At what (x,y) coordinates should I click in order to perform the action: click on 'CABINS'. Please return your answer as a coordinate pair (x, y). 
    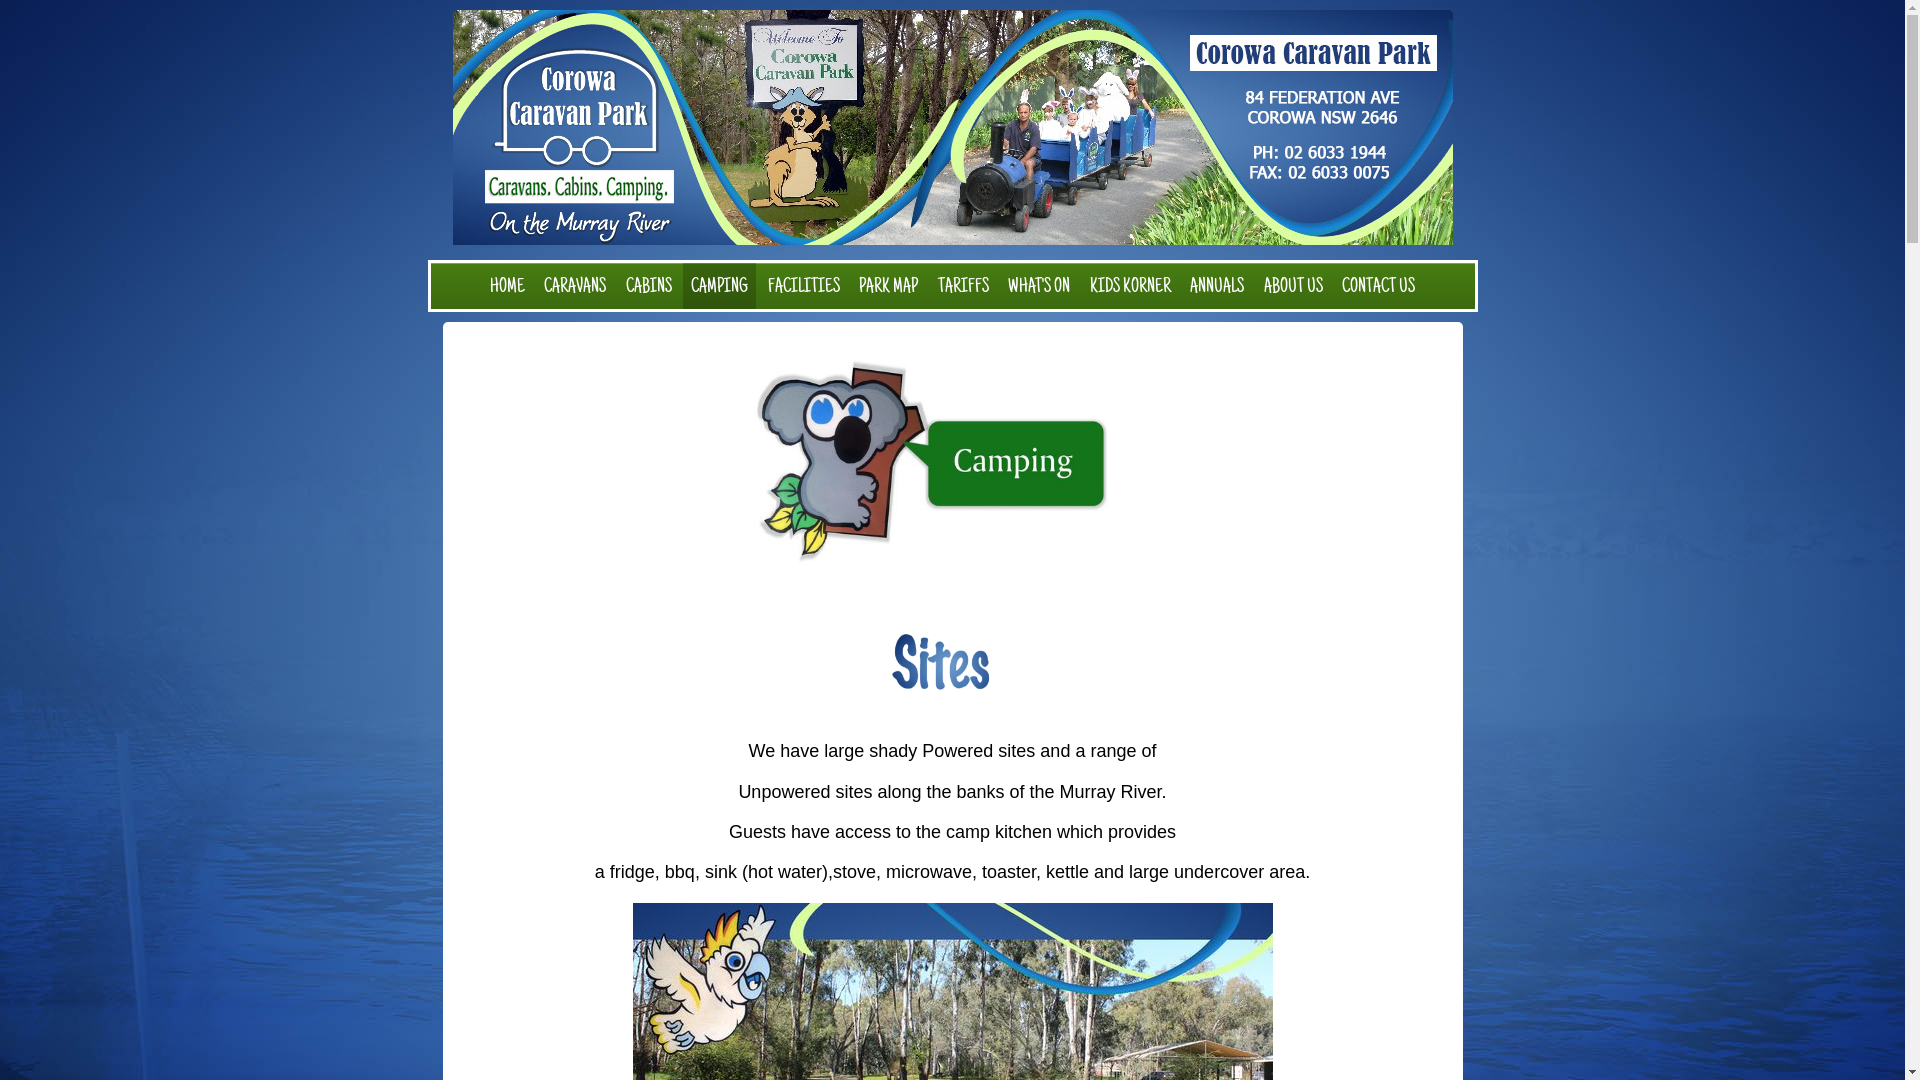
    Looking at the image, I should click on (648, 286).